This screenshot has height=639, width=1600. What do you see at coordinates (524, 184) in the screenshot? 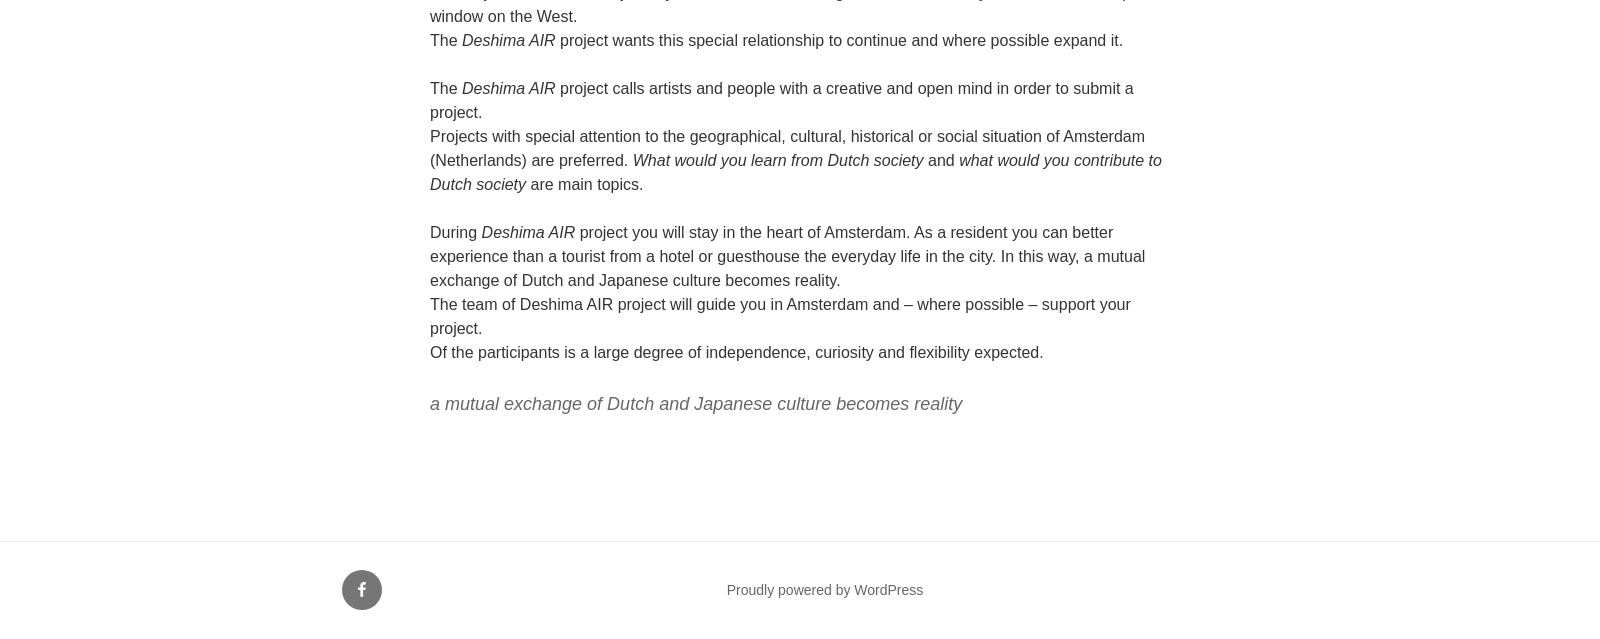
I see `'are main topics.'` at bounding box center [524, 184].